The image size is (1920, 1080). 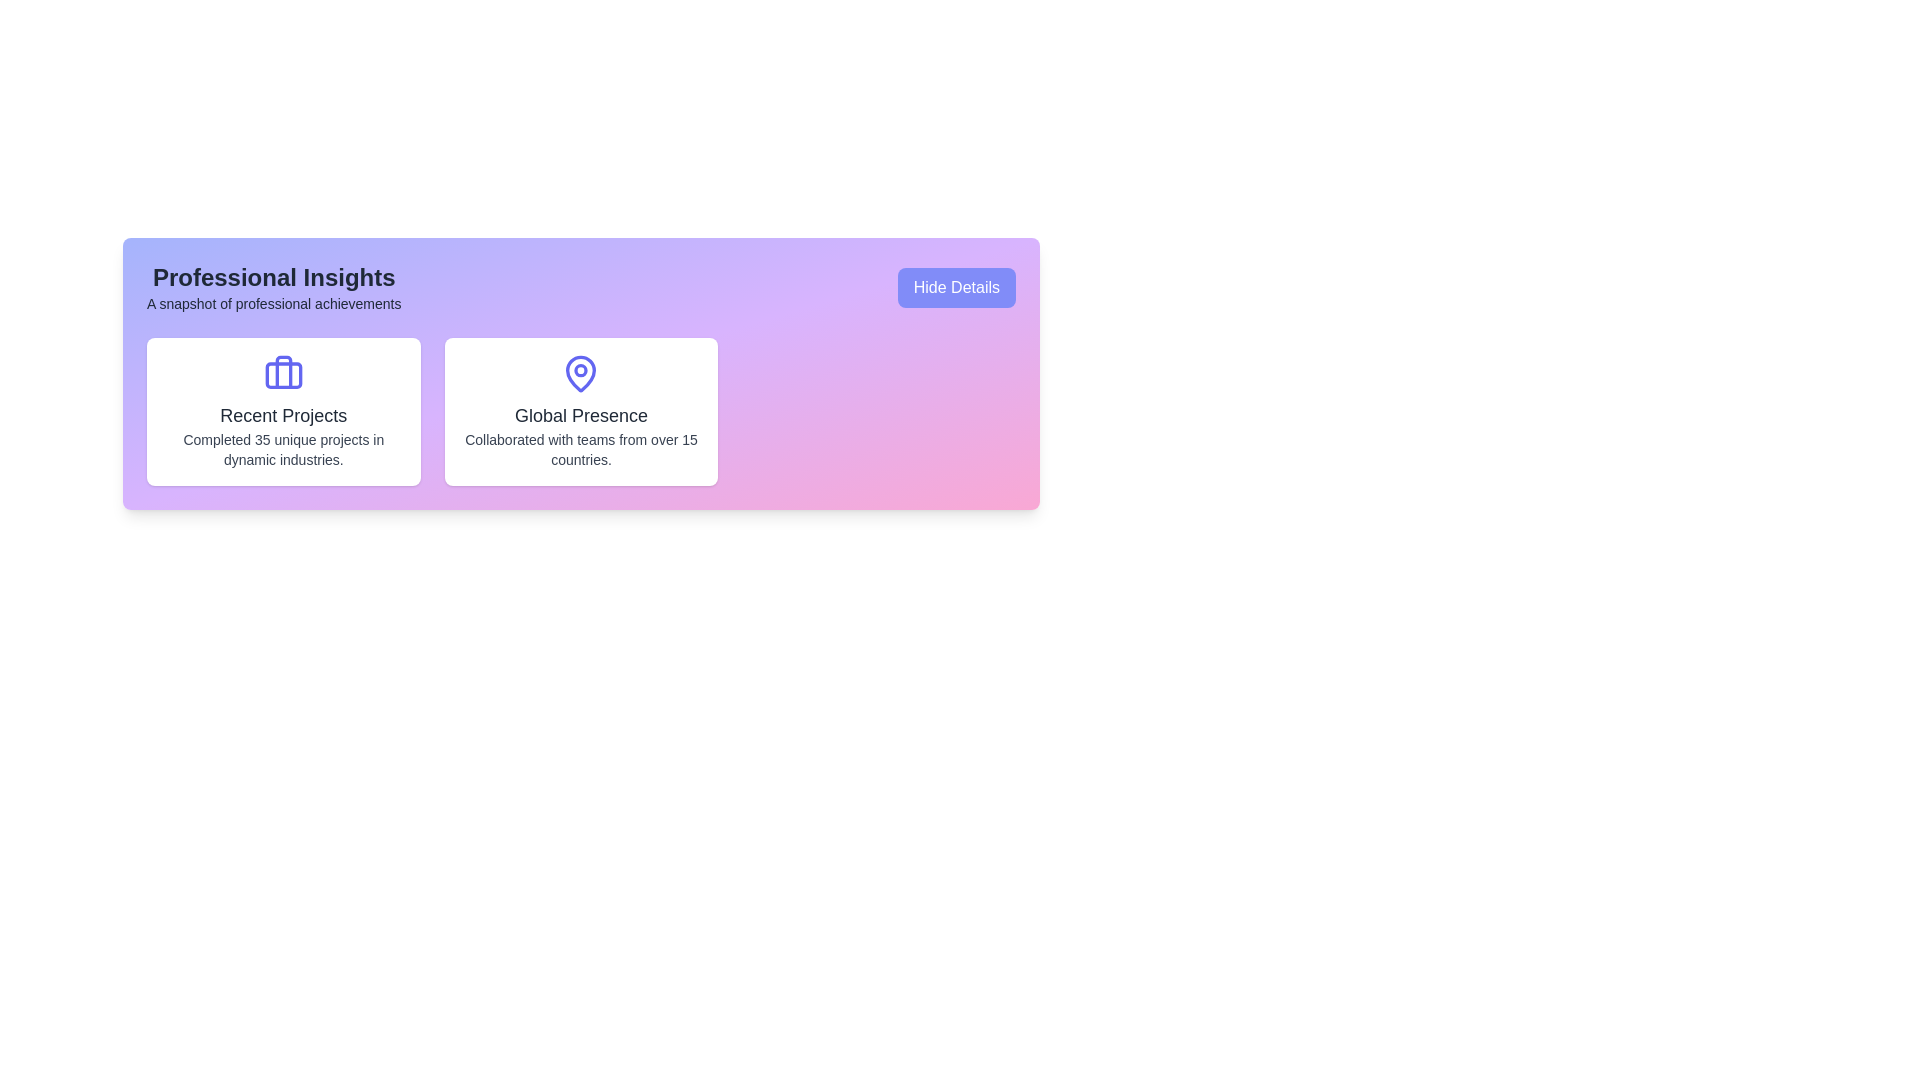 What do you see at coordinates (282, 374) in the screenshot?
I see `the indigo briefcase-shaped icon located above the 'Recent Projects' text within the white card in the 'Professional Insights' section` at bounding box center [282, 374].